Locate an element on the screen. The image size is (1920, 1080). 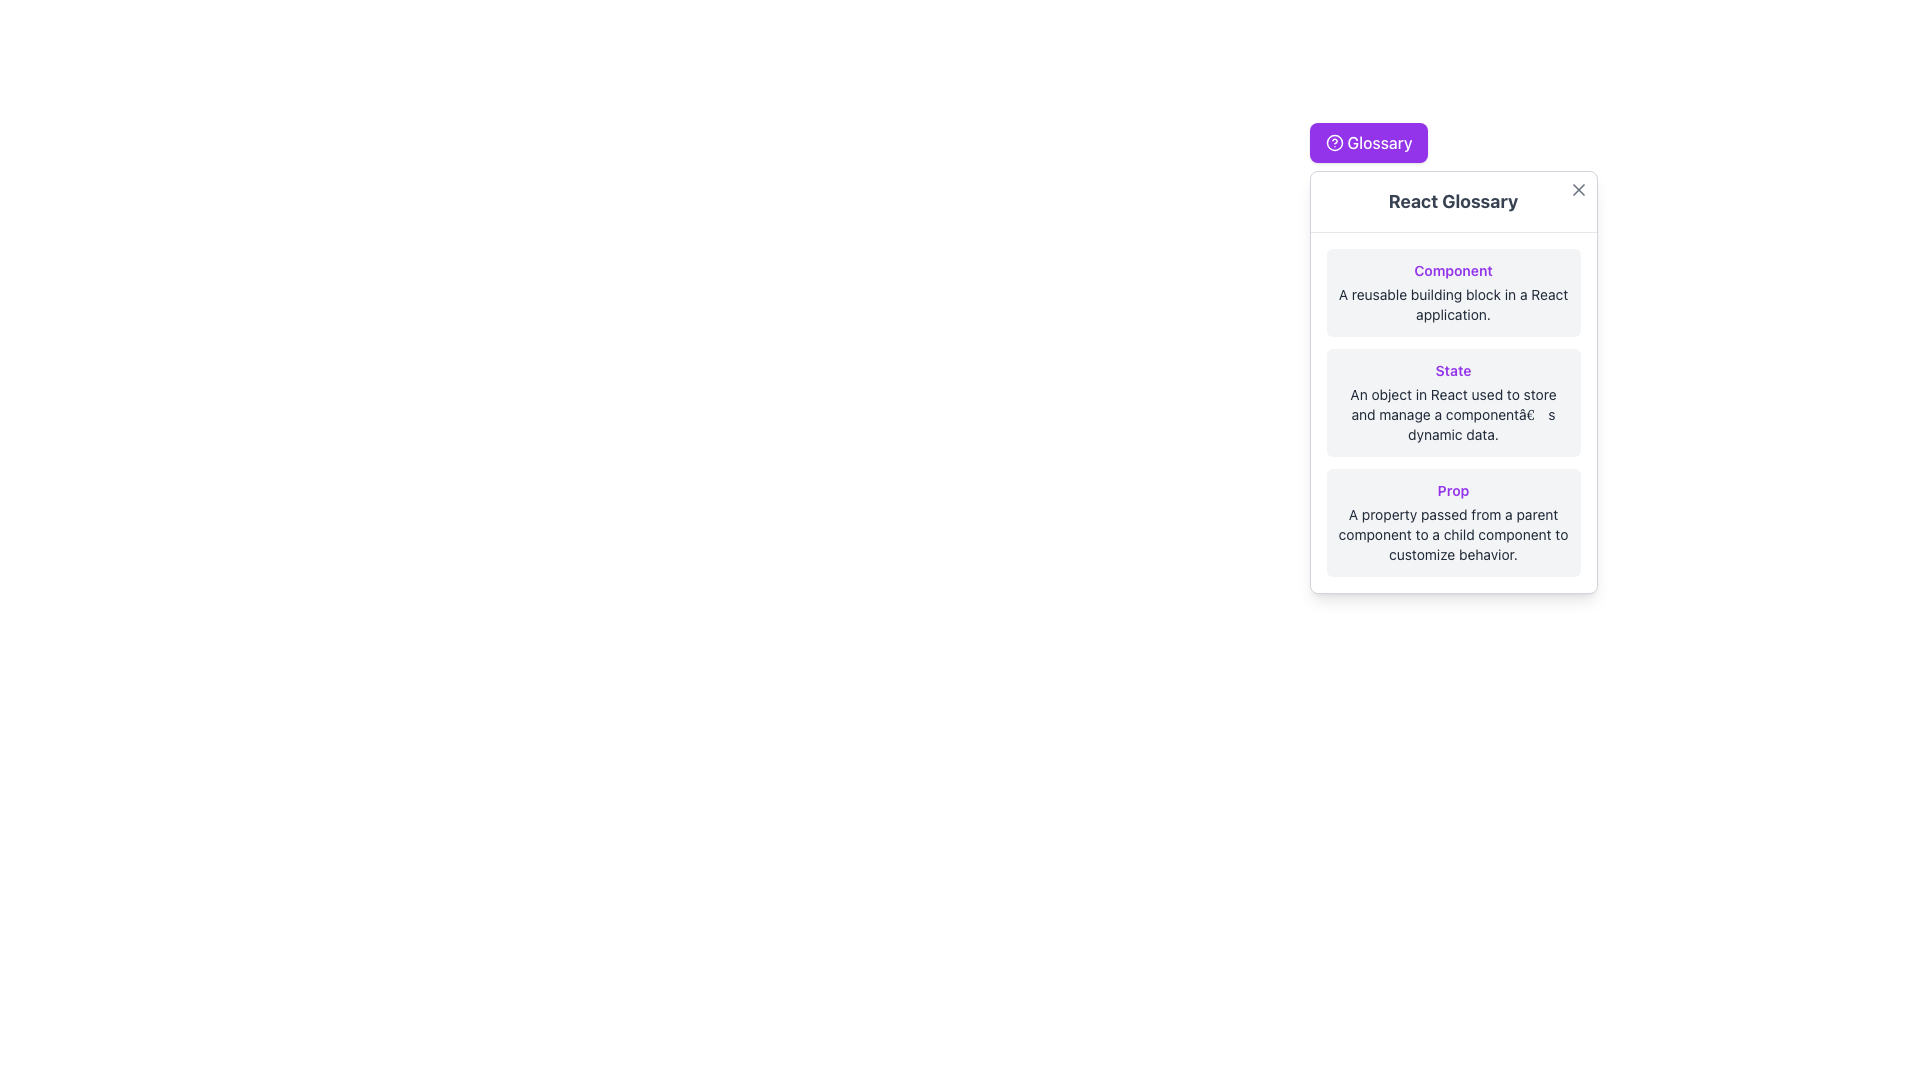
the Text block providing the definition for 'State' in the glossary pop-up located near the top right of the interface, below the 'Glossary' button is located at coordinates (1453, 382).